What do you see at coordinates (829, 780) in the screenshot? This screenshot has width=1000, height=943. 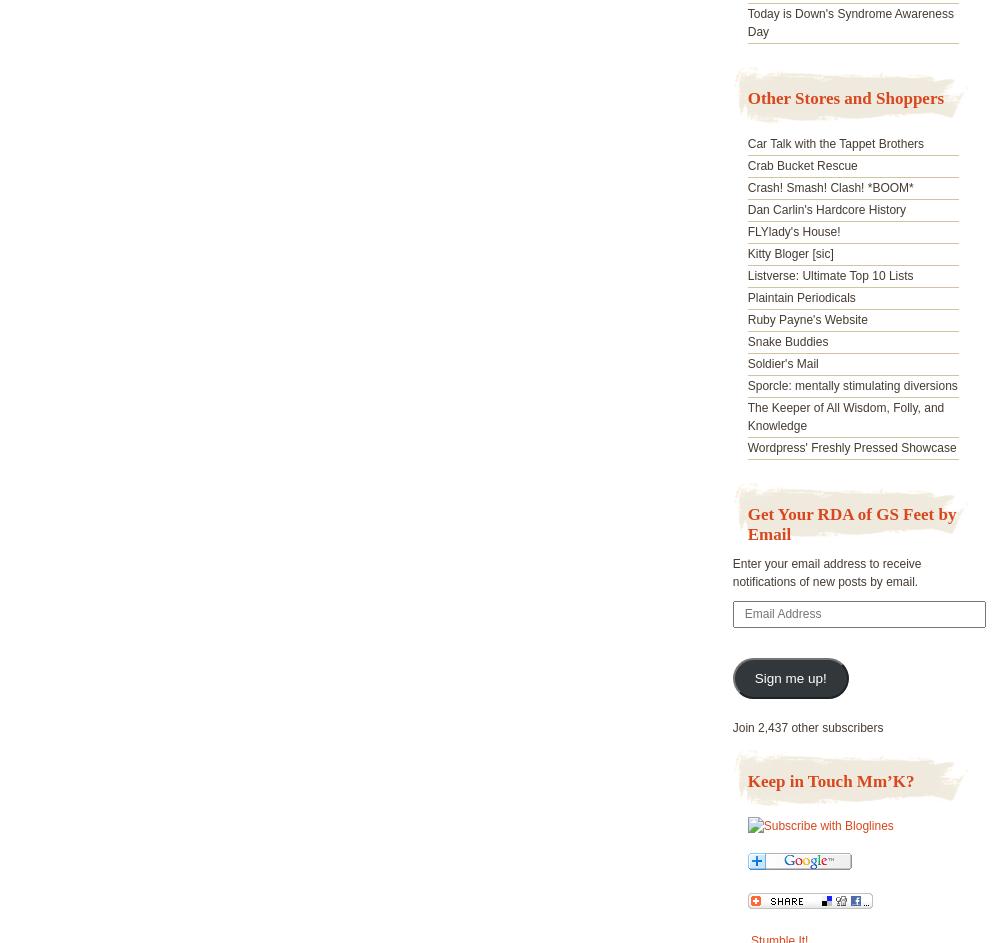 I see `'Keep in Touch Mm’K?'` at bounding box center [829, 780].